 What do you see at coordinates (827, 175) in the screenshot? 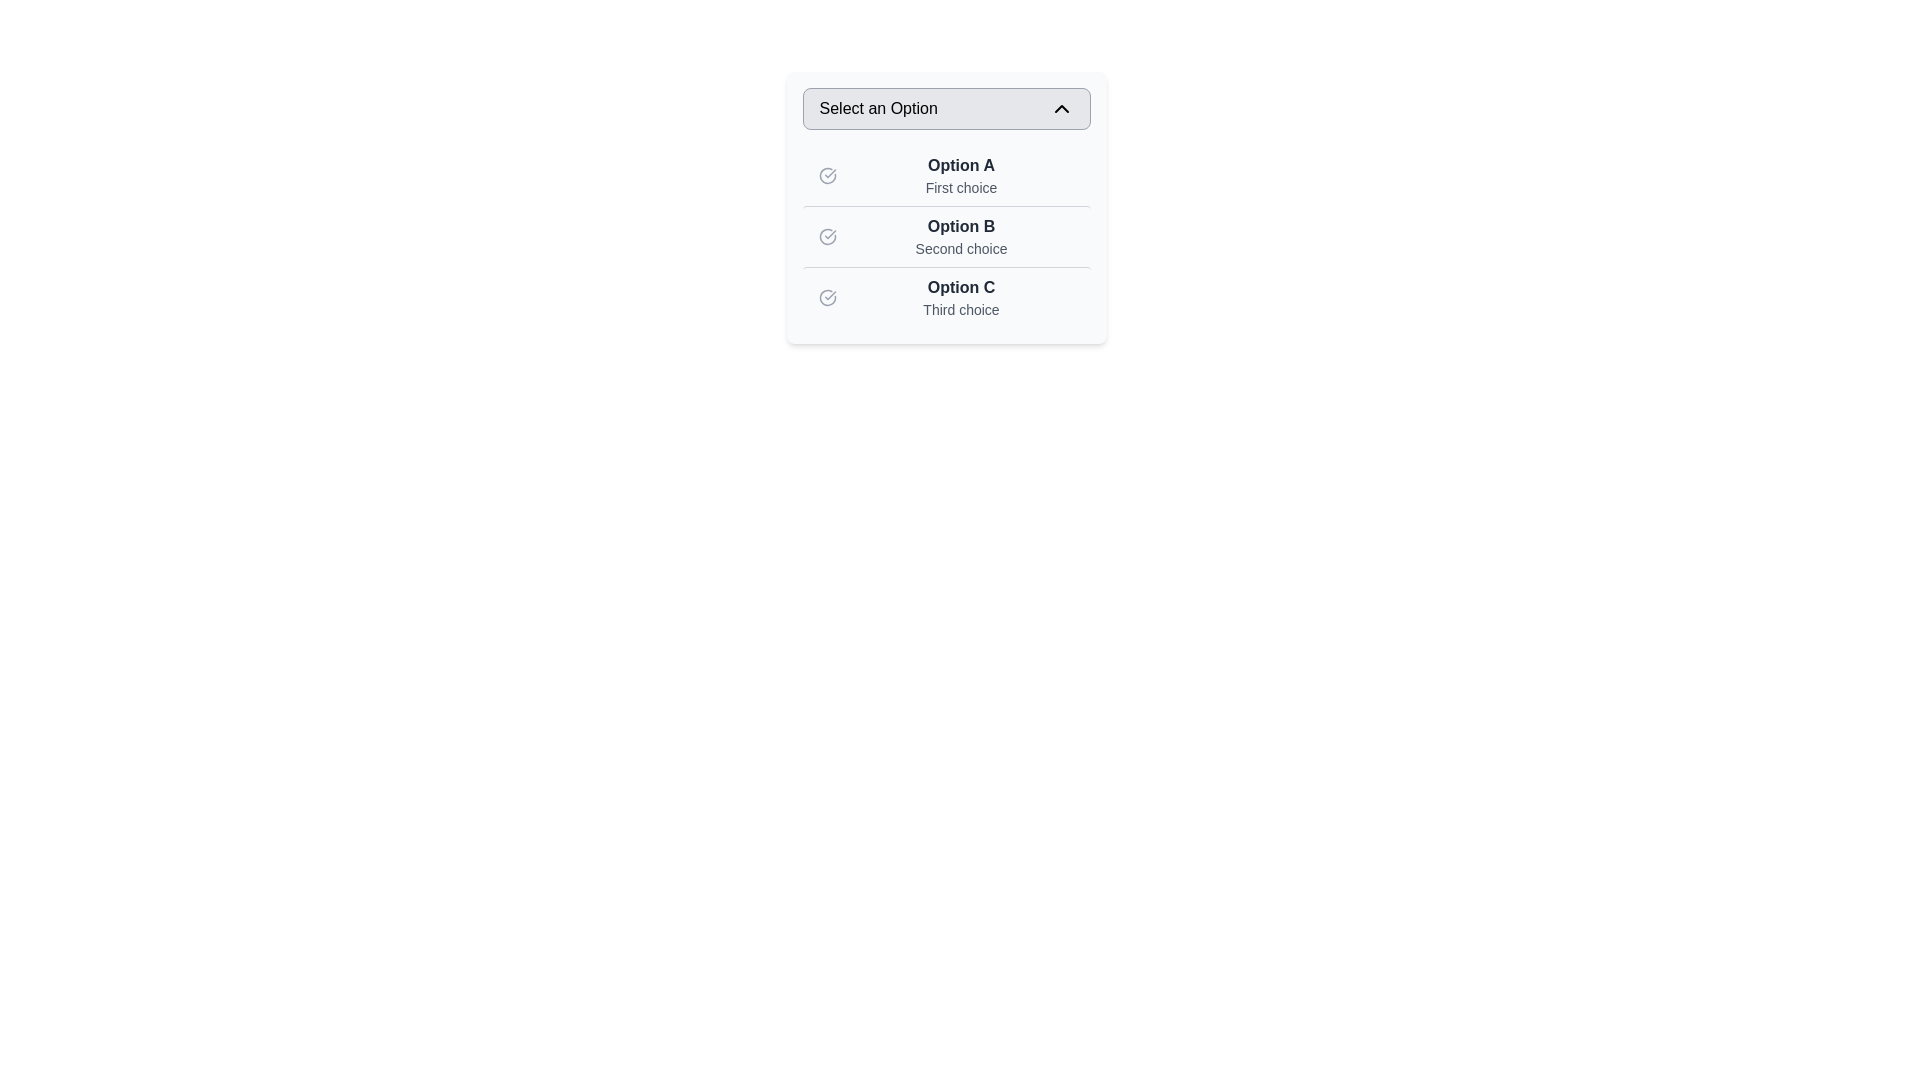
I see `the selection icon indicating 'Option A', which is the first icon in a vertical list of selectable options` at bounding box center [827, 175].